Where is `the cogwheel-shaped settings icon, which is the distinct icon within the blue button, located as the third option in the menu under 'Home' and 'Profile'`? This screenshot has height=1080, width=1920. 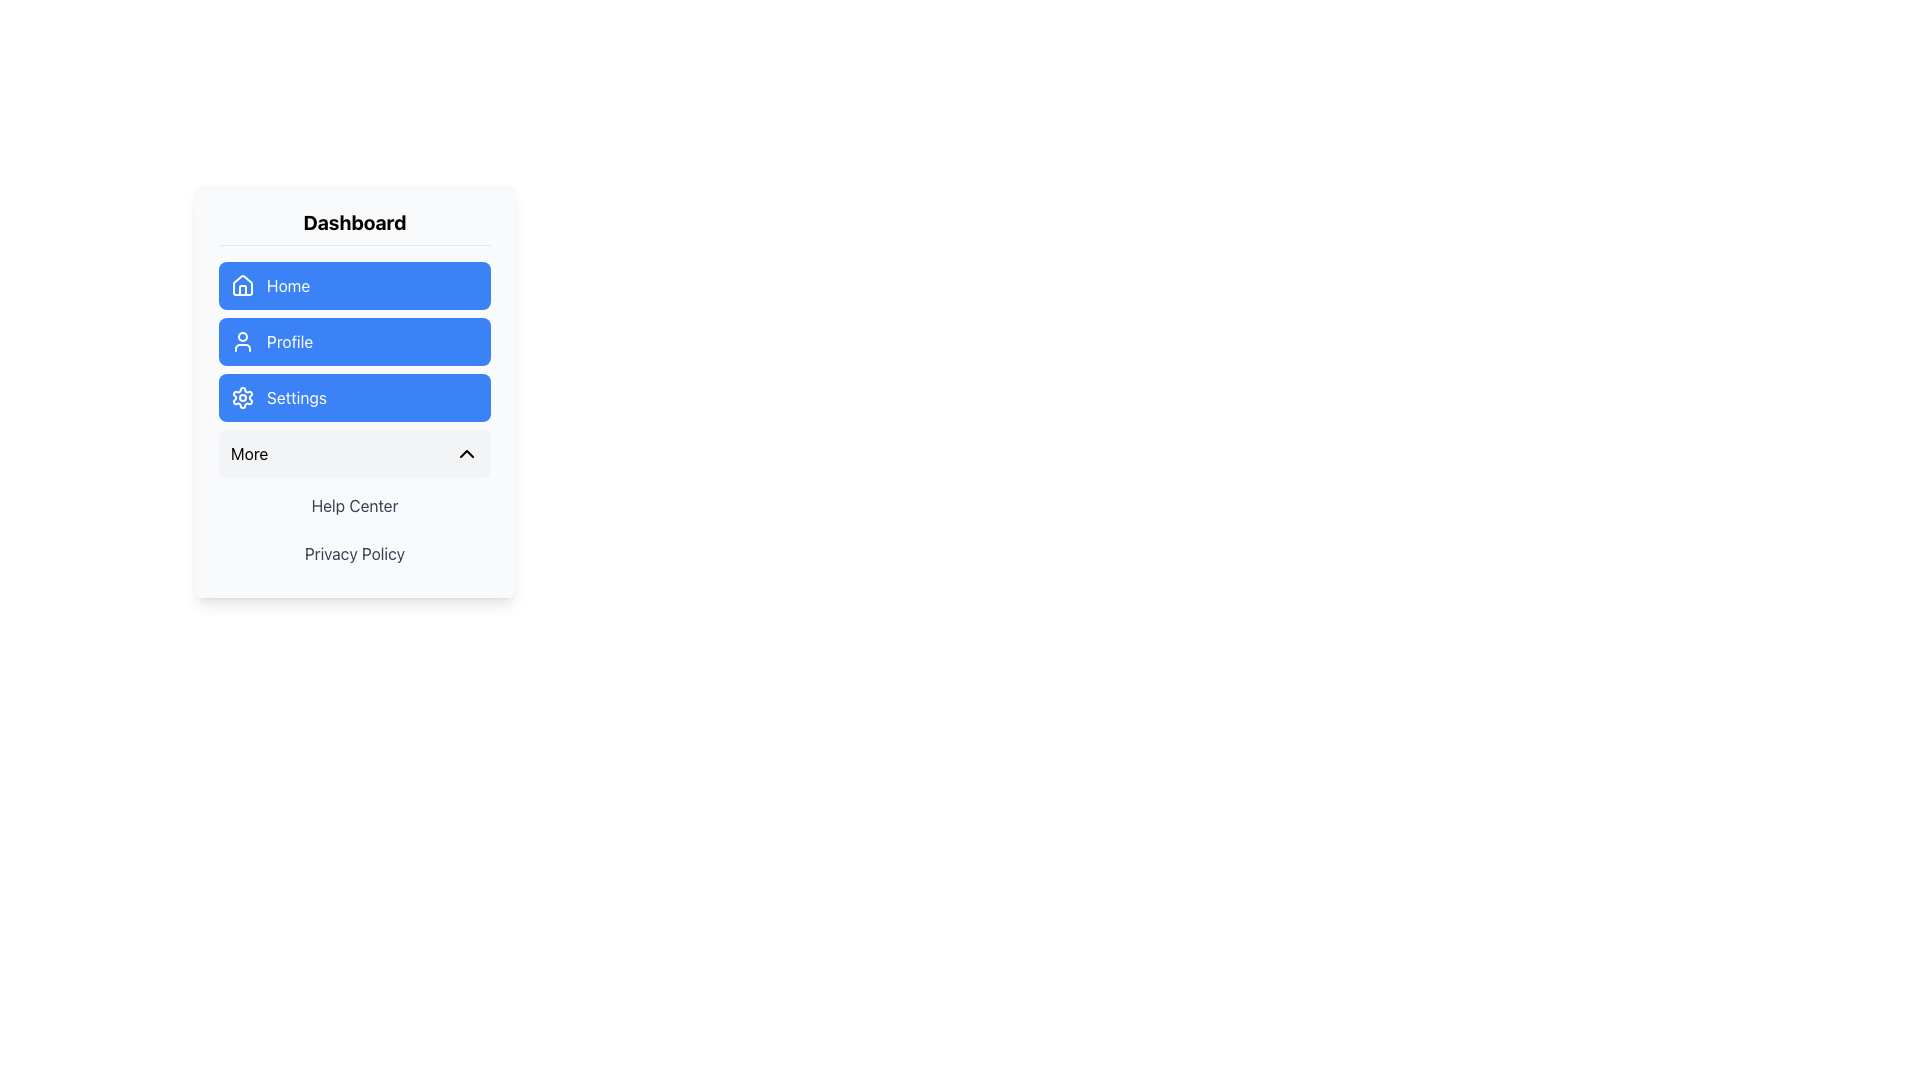 the cogwheel-shaped settings icon, which is the distinct icon within the blue button, located as the third option in the menu under 'Home' and 'Profile' is located at coordinates (242, 397).